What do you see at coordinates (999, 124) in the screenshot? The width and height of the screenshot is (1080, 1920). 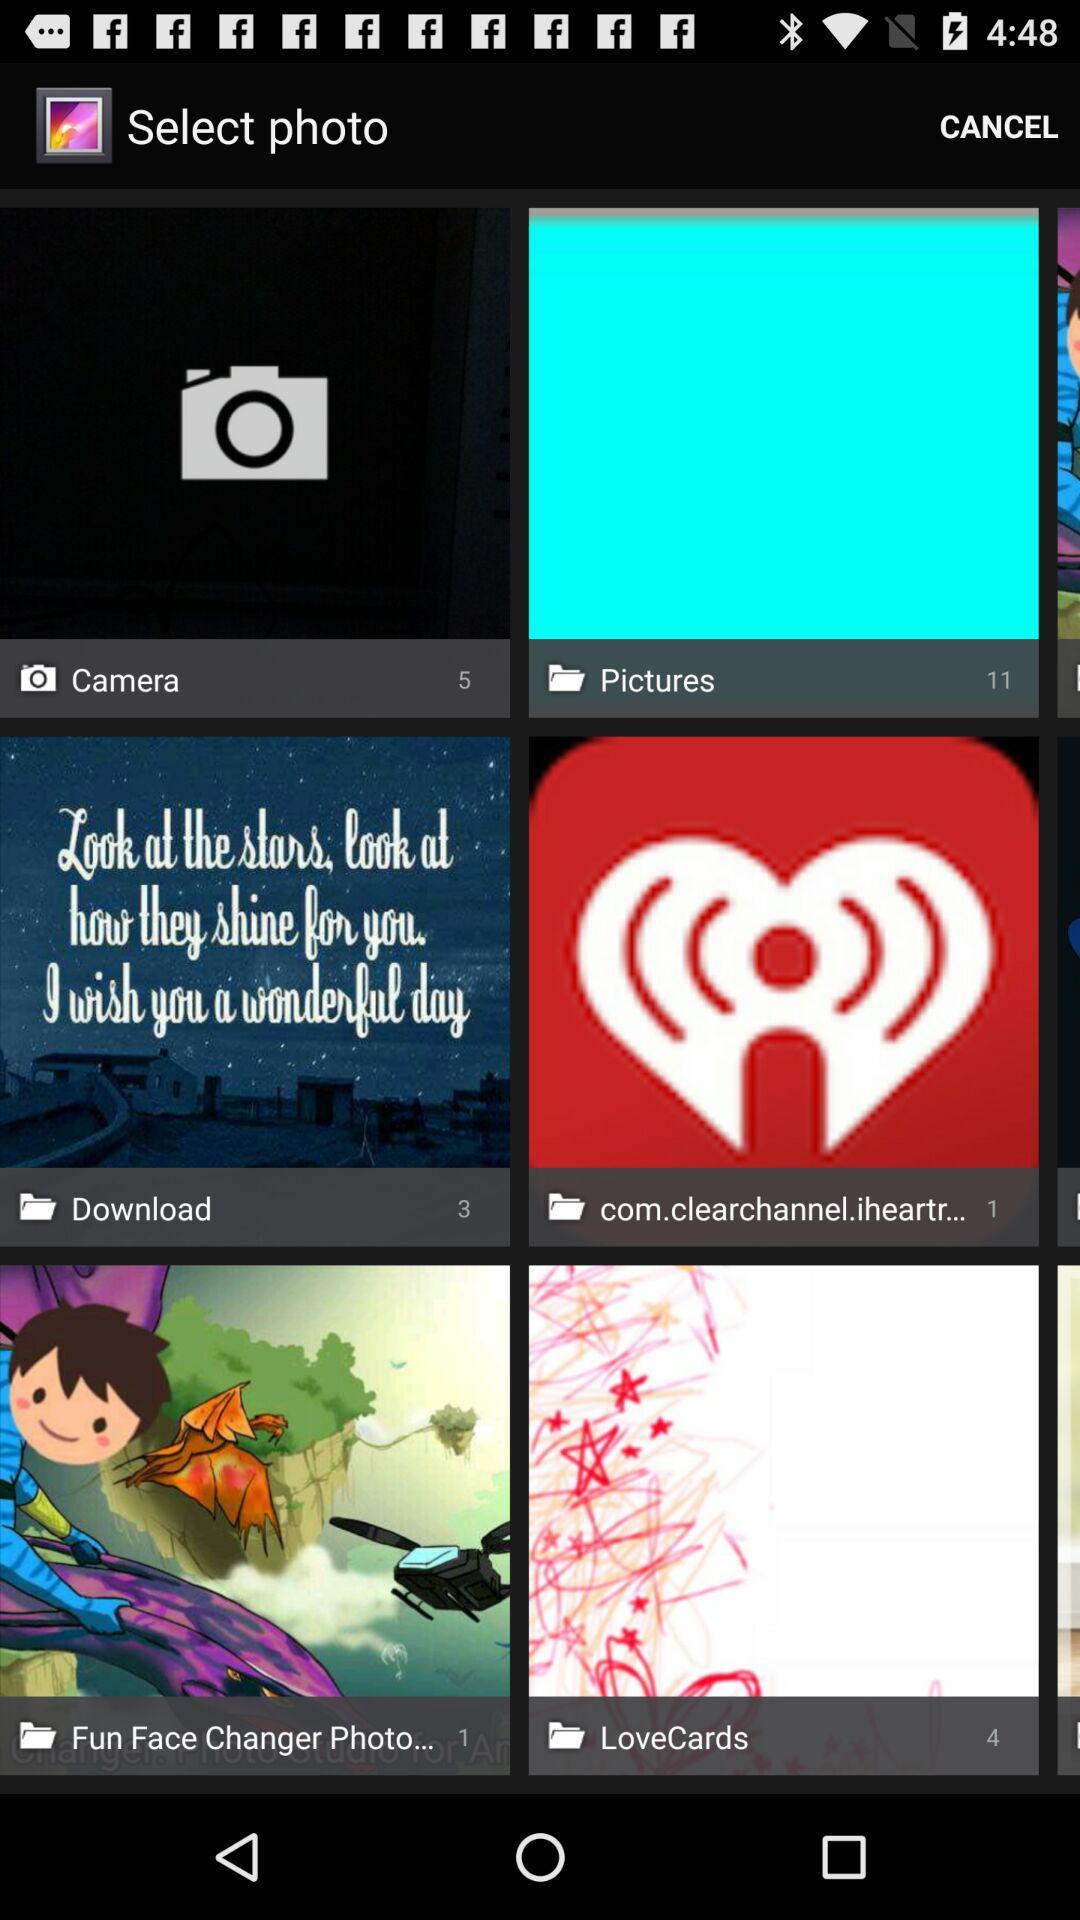 I see `cancel at the top right corner` at bounding box center [999, 124].